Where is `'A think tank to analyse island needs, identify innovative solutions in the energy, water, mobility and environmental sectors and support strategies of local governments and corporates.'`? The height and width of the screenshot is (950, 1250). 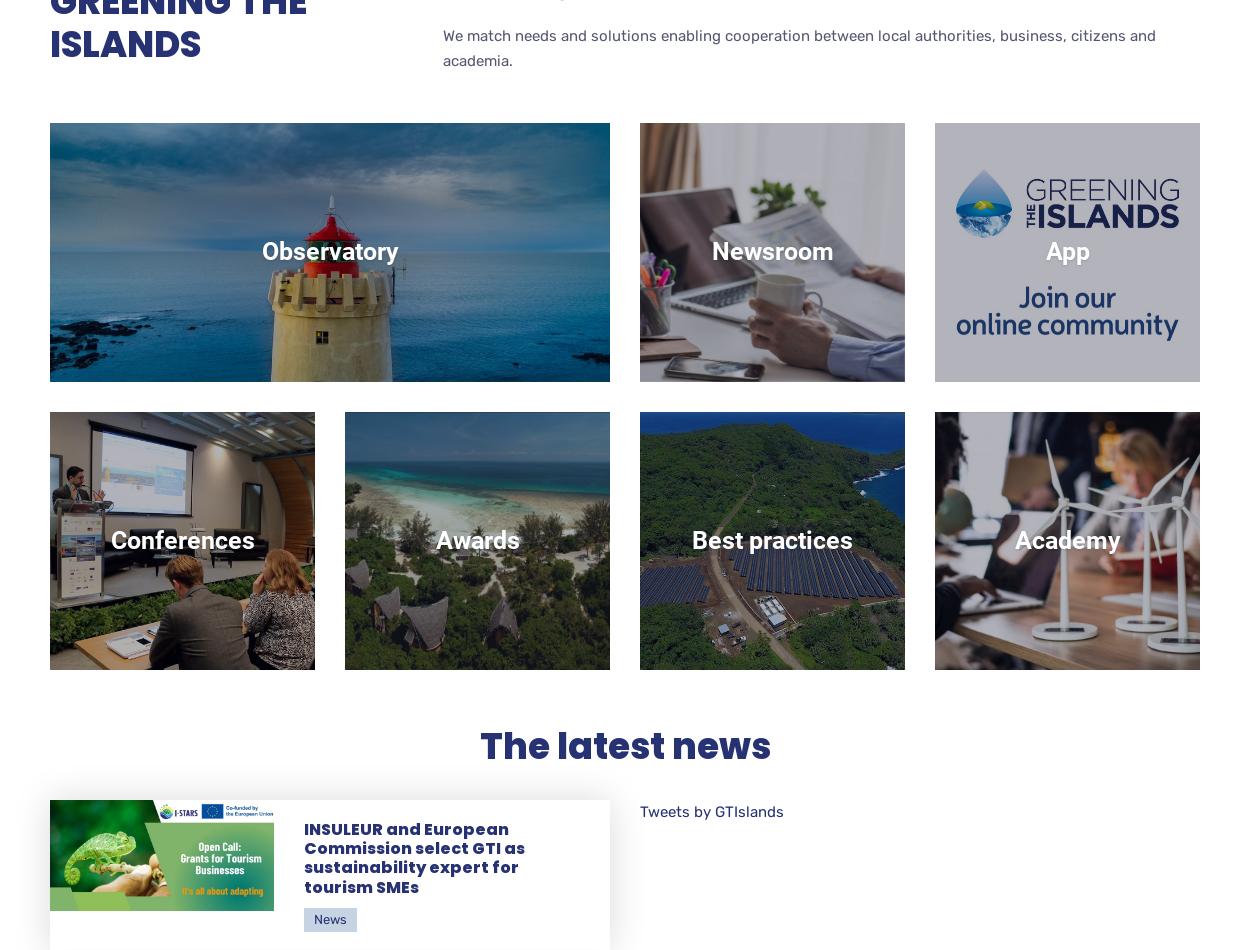
'A think tank to analyse island needs, identify innovative solutions in the energy, water, mobility and environmental sectors and support strategies of local governments and corporates.' is located at coordinates (328, 268).